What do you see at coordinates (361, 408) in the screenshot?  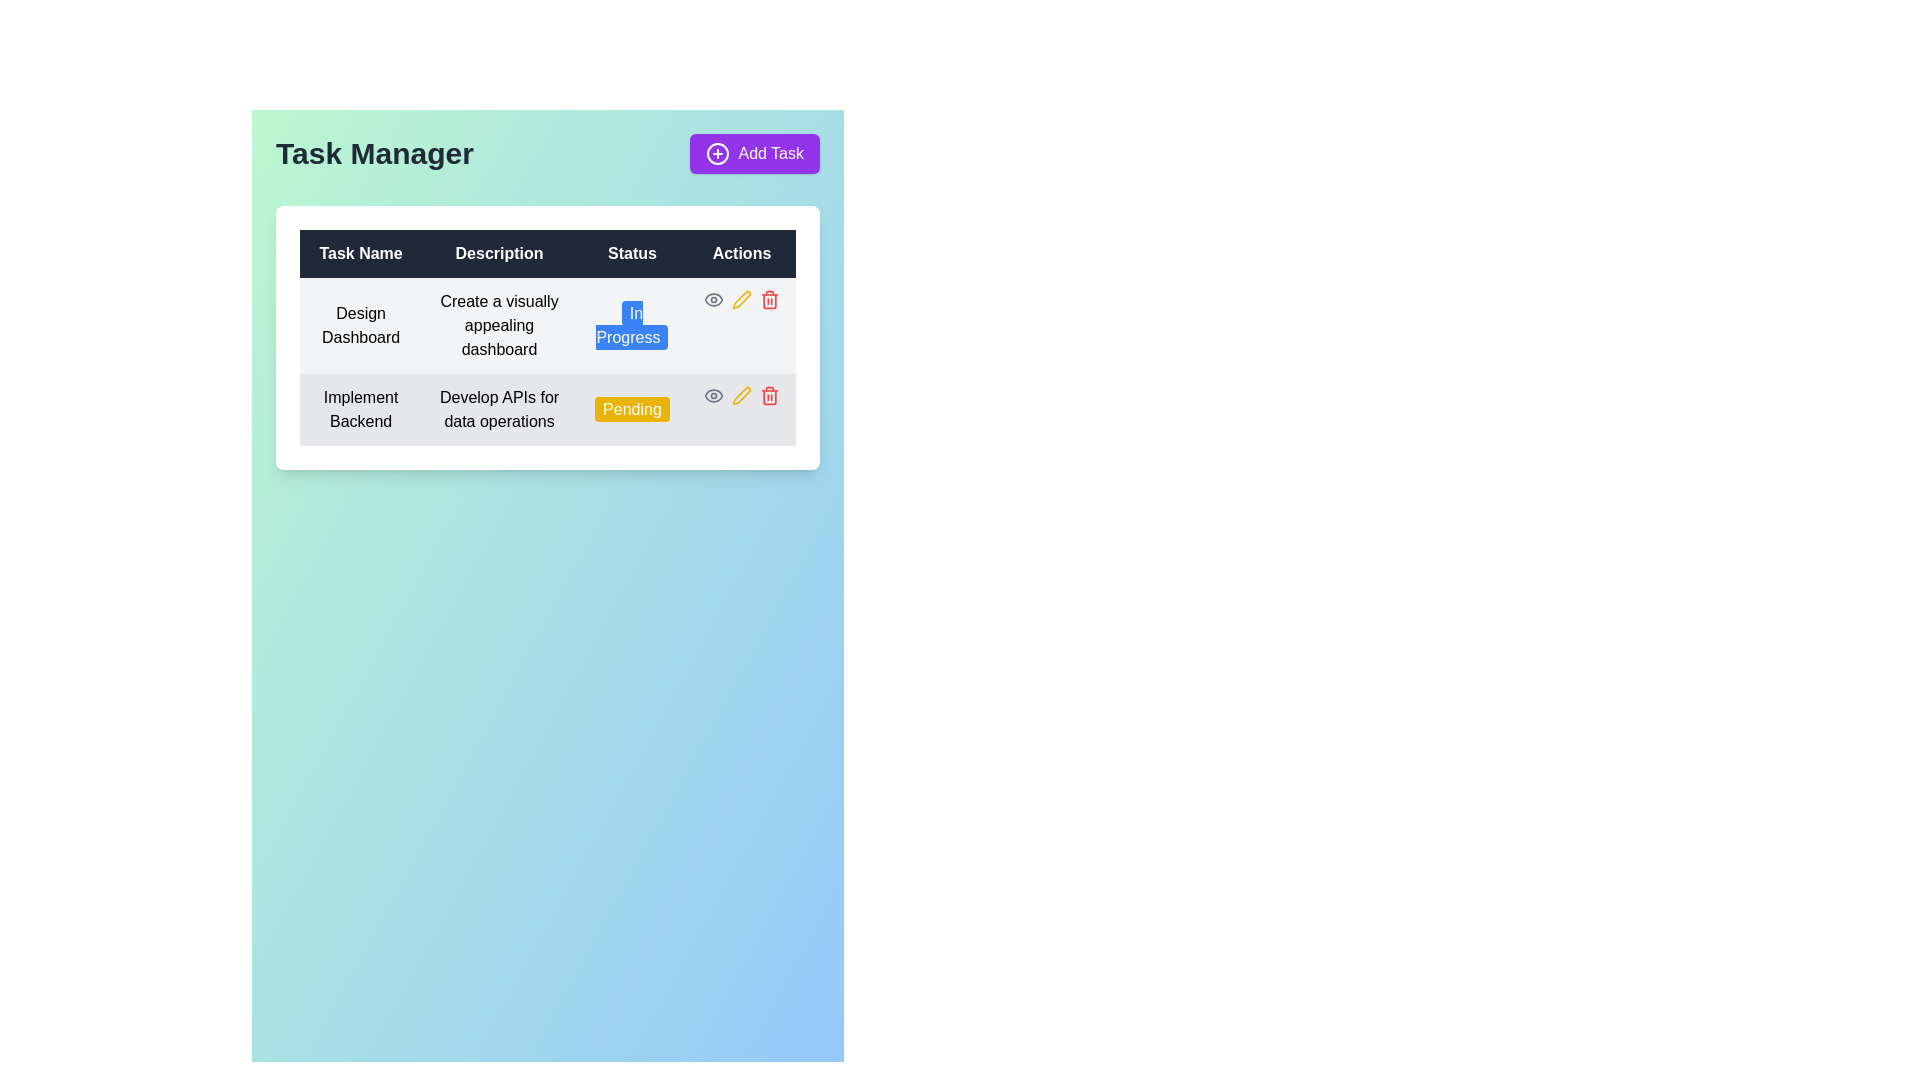 I see `text content of the label in the first column of the second row of the task table under the 'Task Name' column` at bounding box center [361, 408].